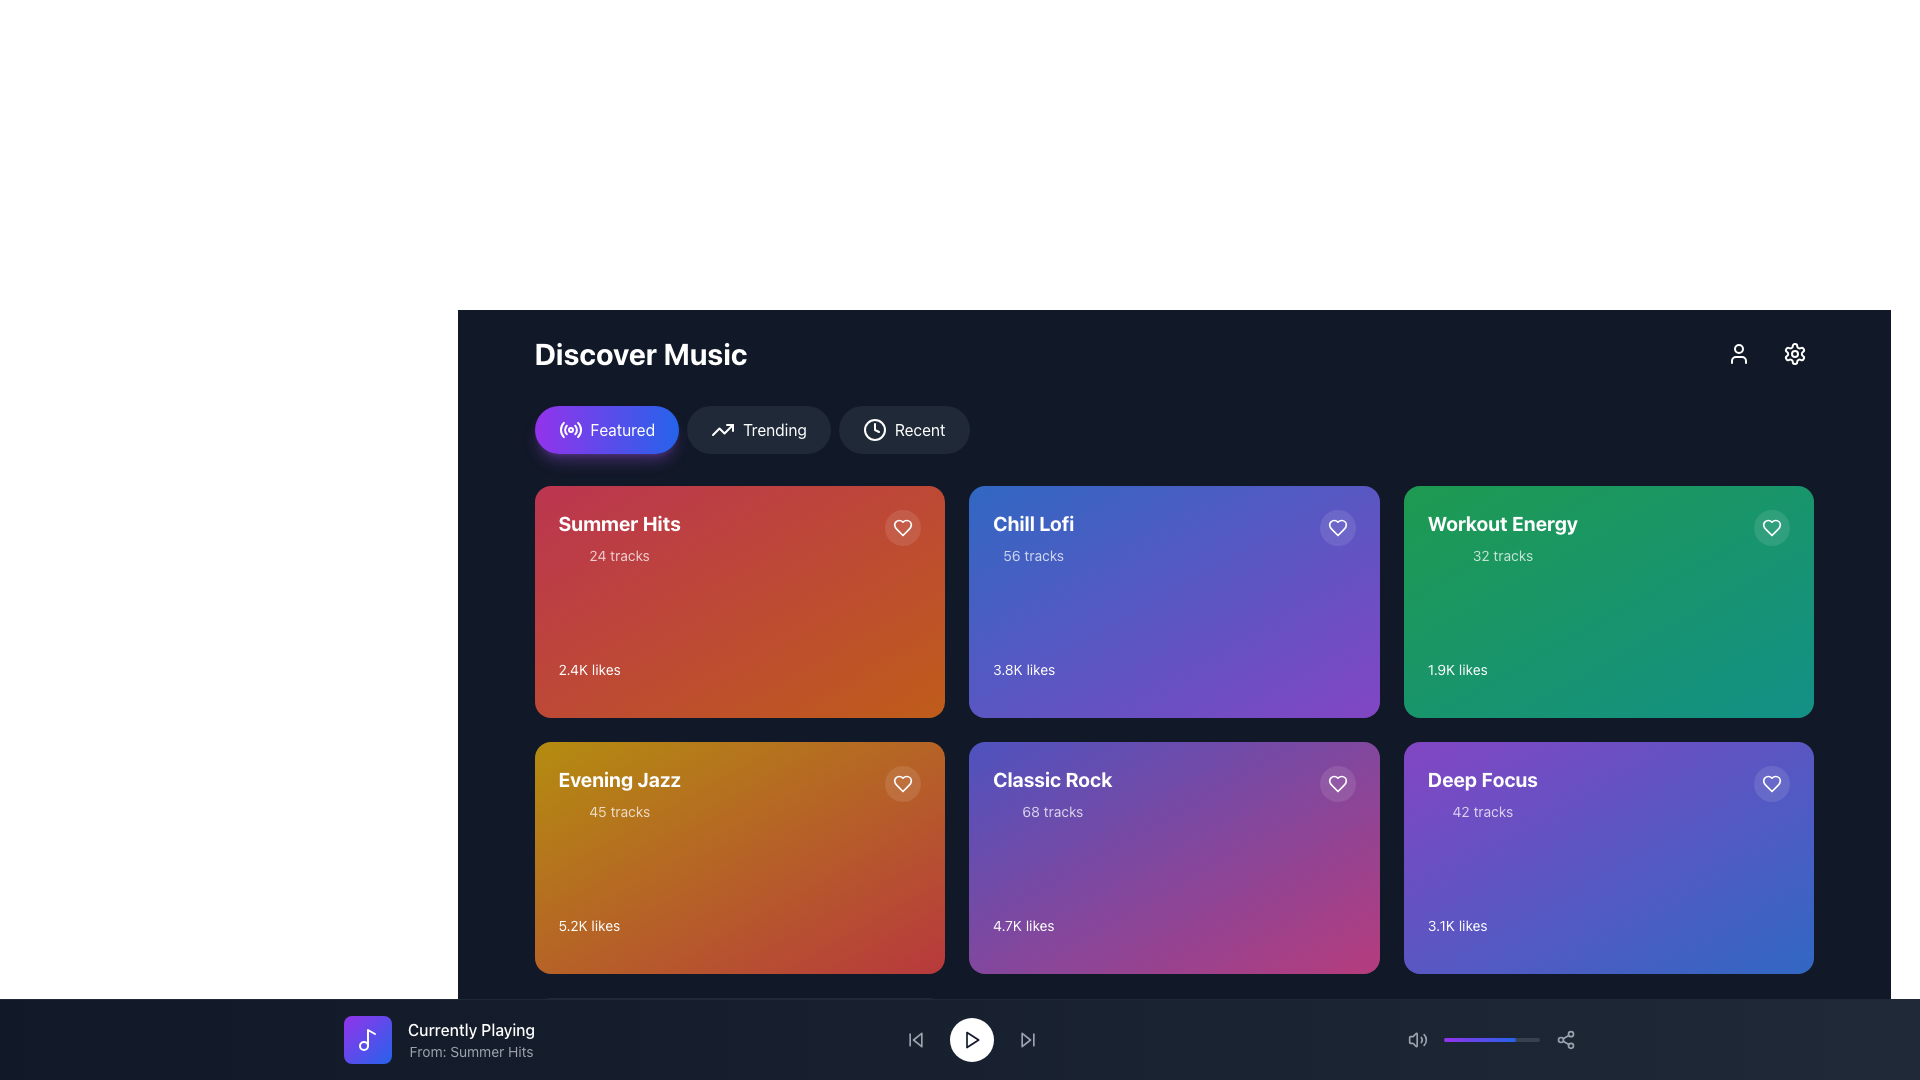  What do you see at coordinates (971, 1039) in the screenshot?
I see `the play icon located at the bottom-center of the interface` at bounding box center [971, 1039].